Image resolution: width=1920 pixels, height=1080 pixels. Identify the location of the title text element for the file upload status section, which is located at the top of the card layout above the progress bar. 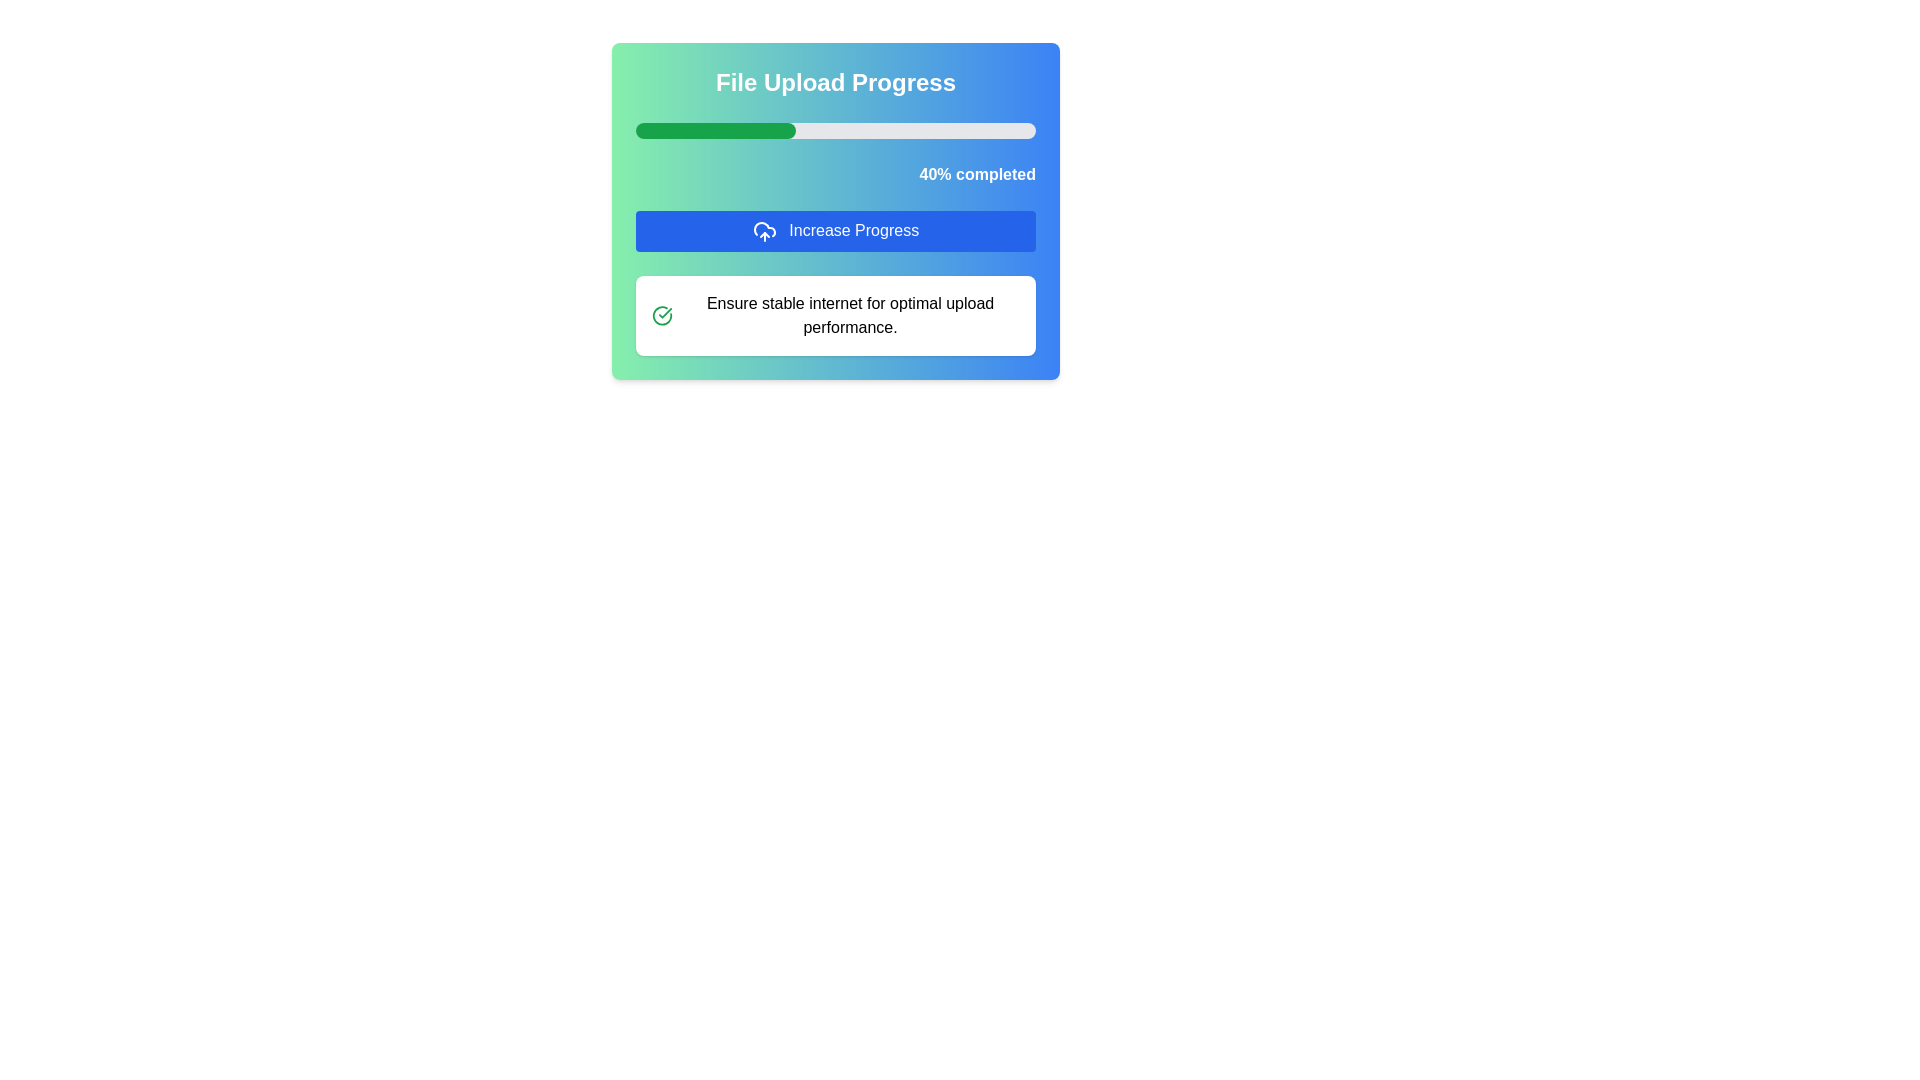
(835, 82).